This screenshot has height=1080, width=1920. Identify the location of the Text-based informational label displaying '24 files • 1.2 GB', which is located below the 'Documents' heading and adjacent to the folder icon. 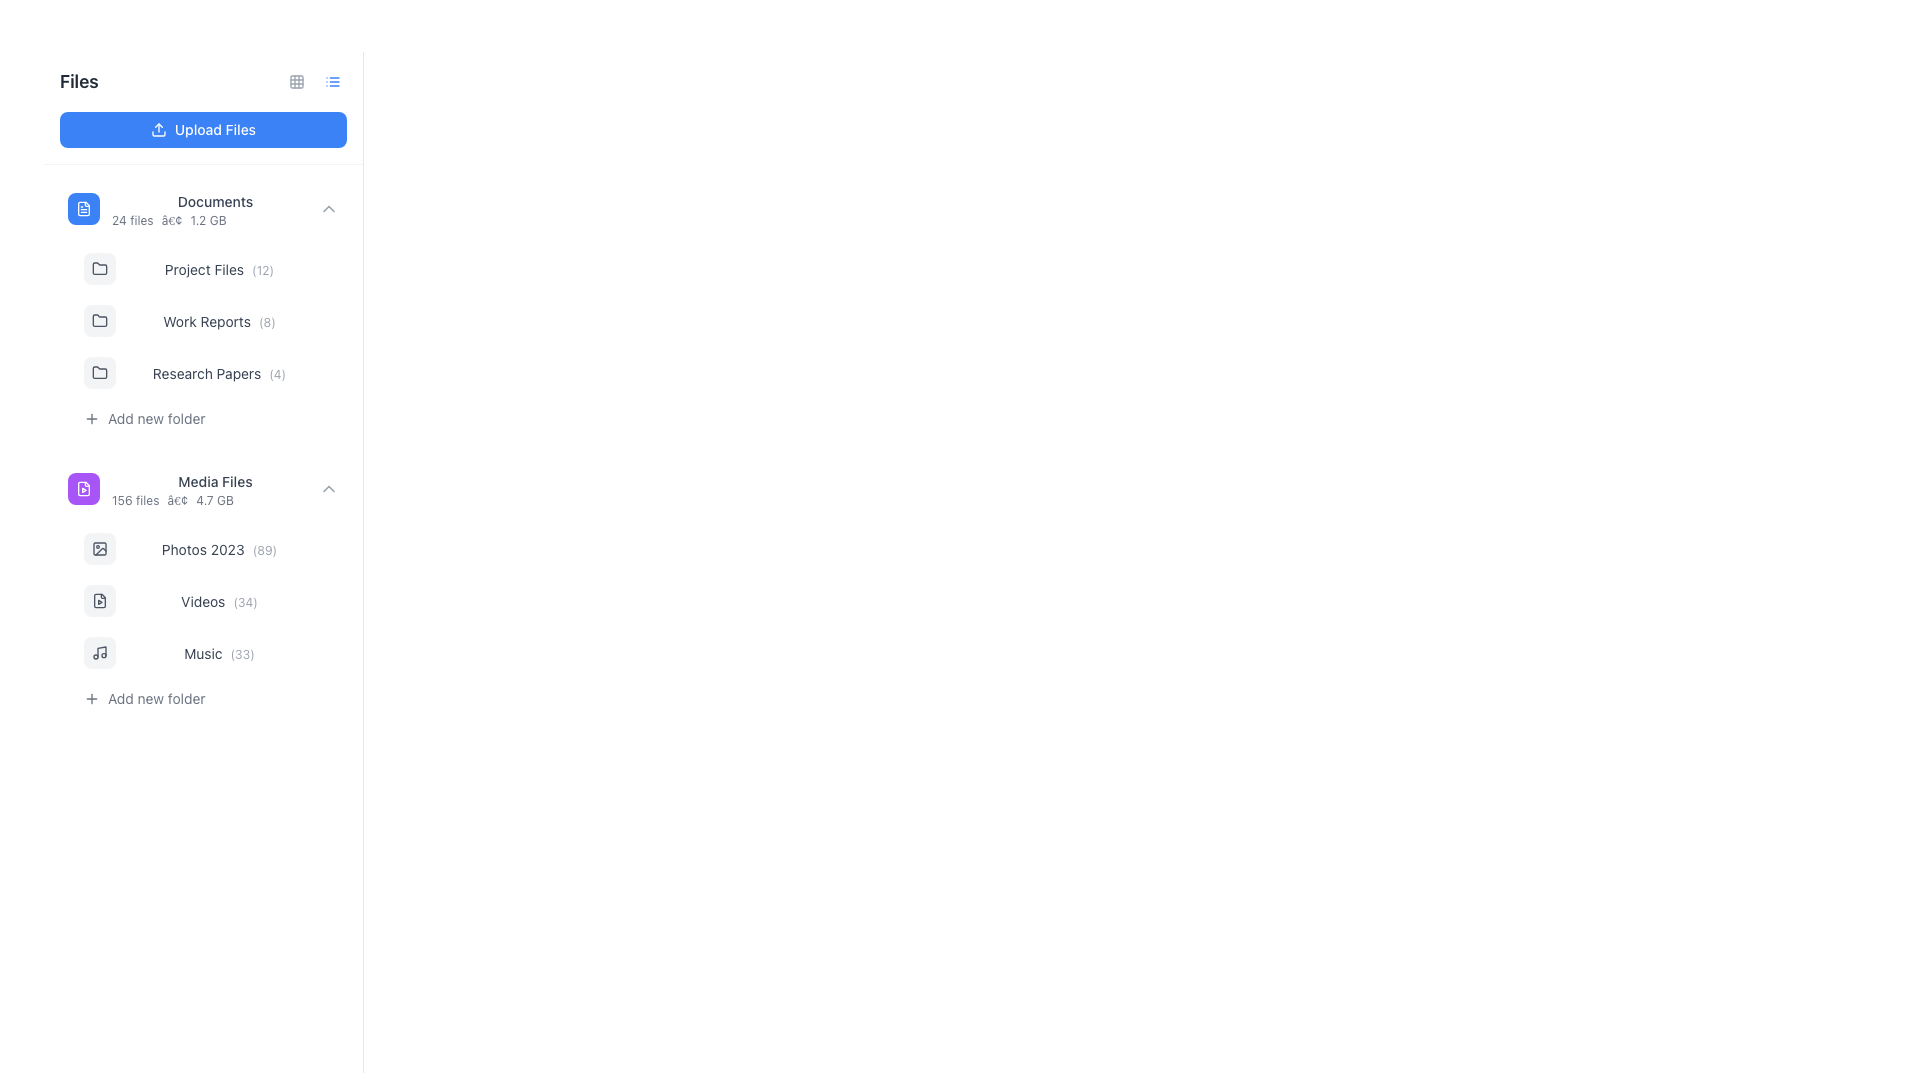
(215, 220).